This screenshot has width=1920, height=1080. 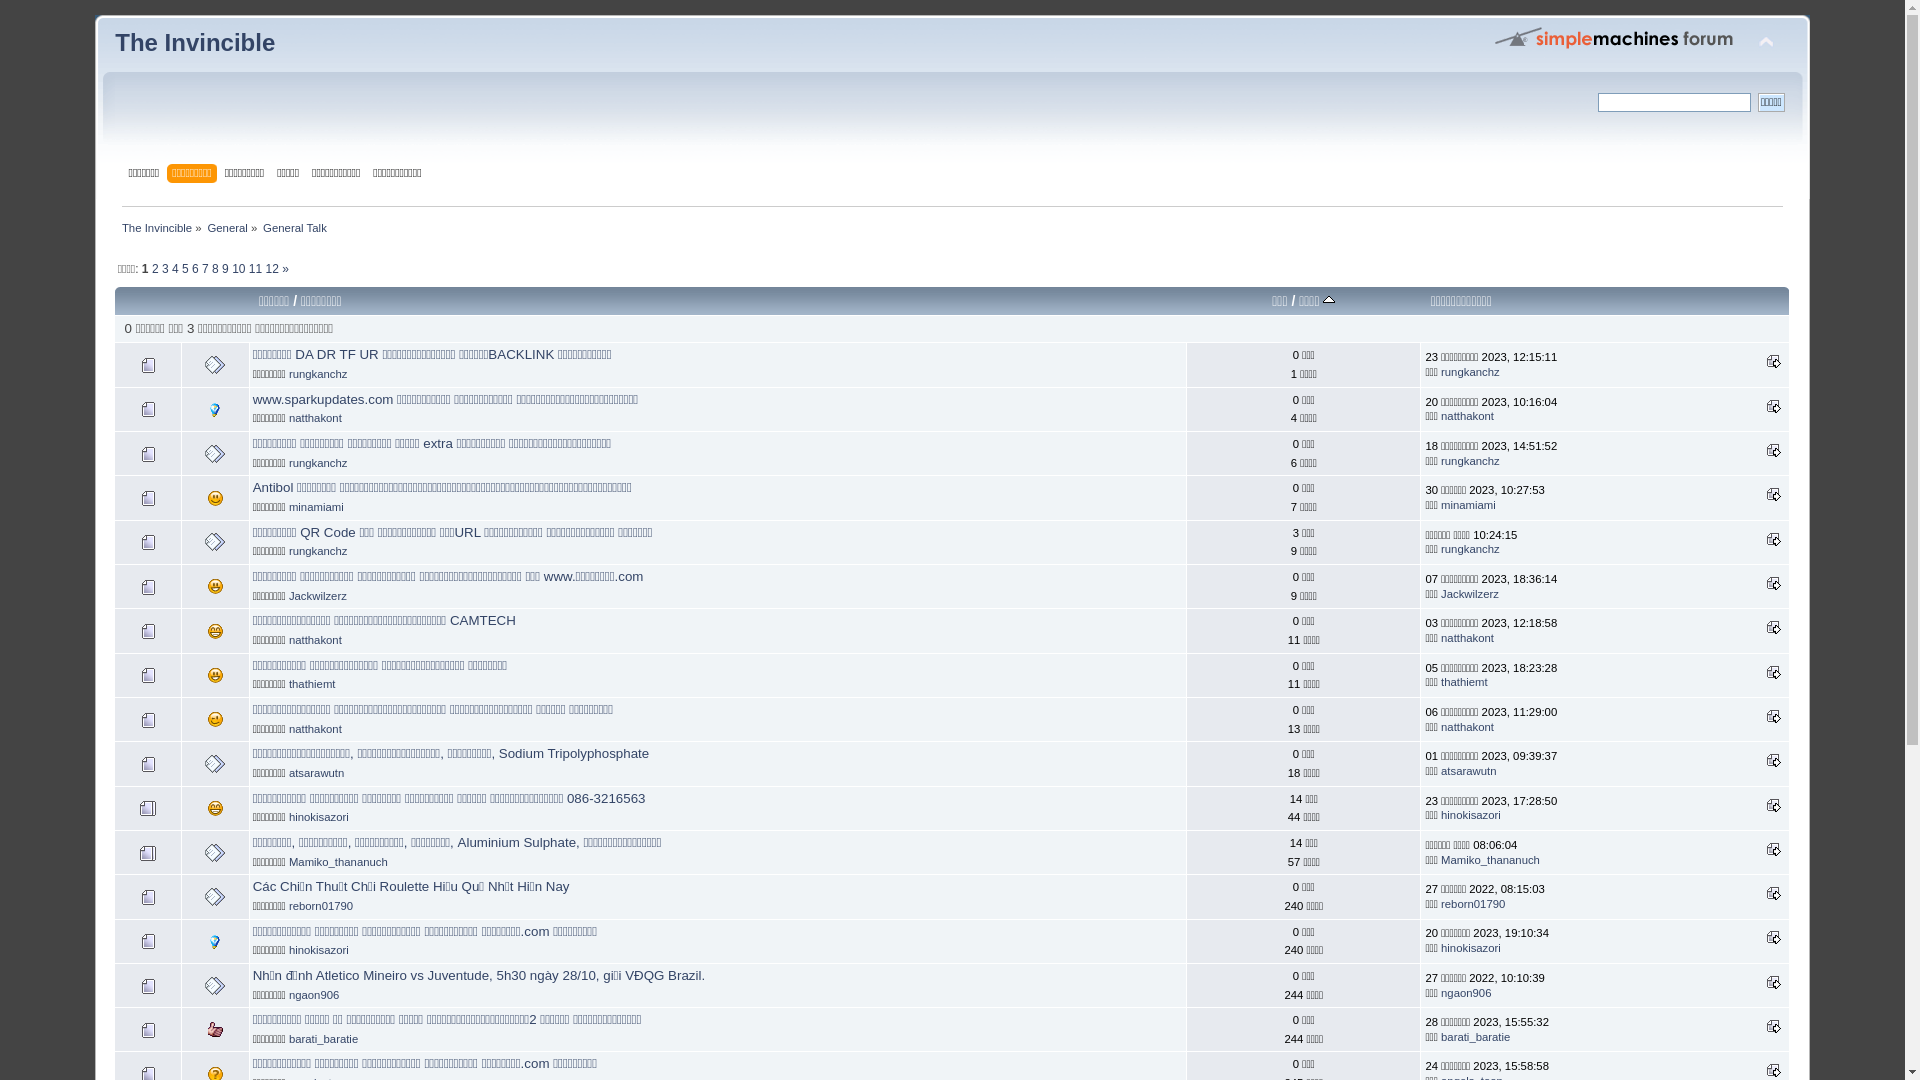 What do you see at coordinates (1468, 504) in the screenshot?
I see `'minamiami'` at bounding box center [1468, 504].